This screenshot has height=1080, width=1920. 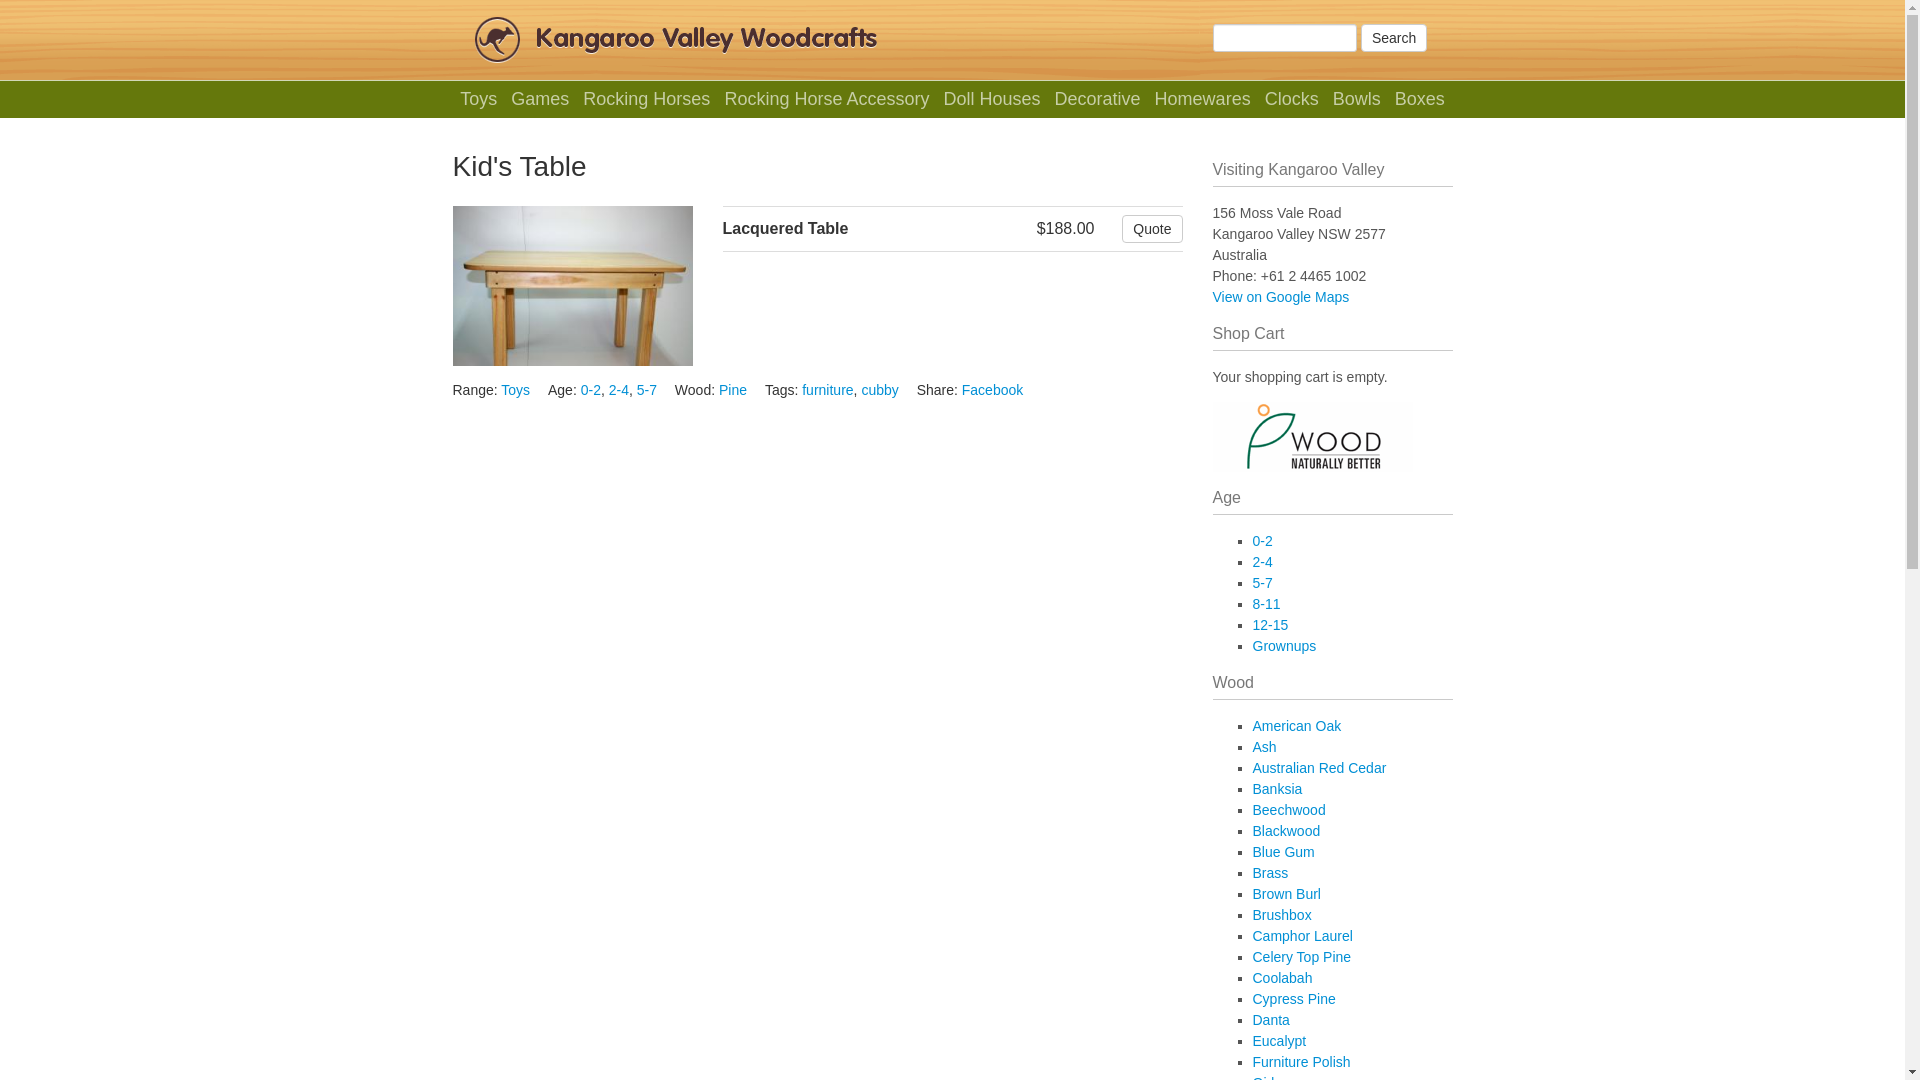 I want to click on 'Decorative', so click(x=1096, y=99).